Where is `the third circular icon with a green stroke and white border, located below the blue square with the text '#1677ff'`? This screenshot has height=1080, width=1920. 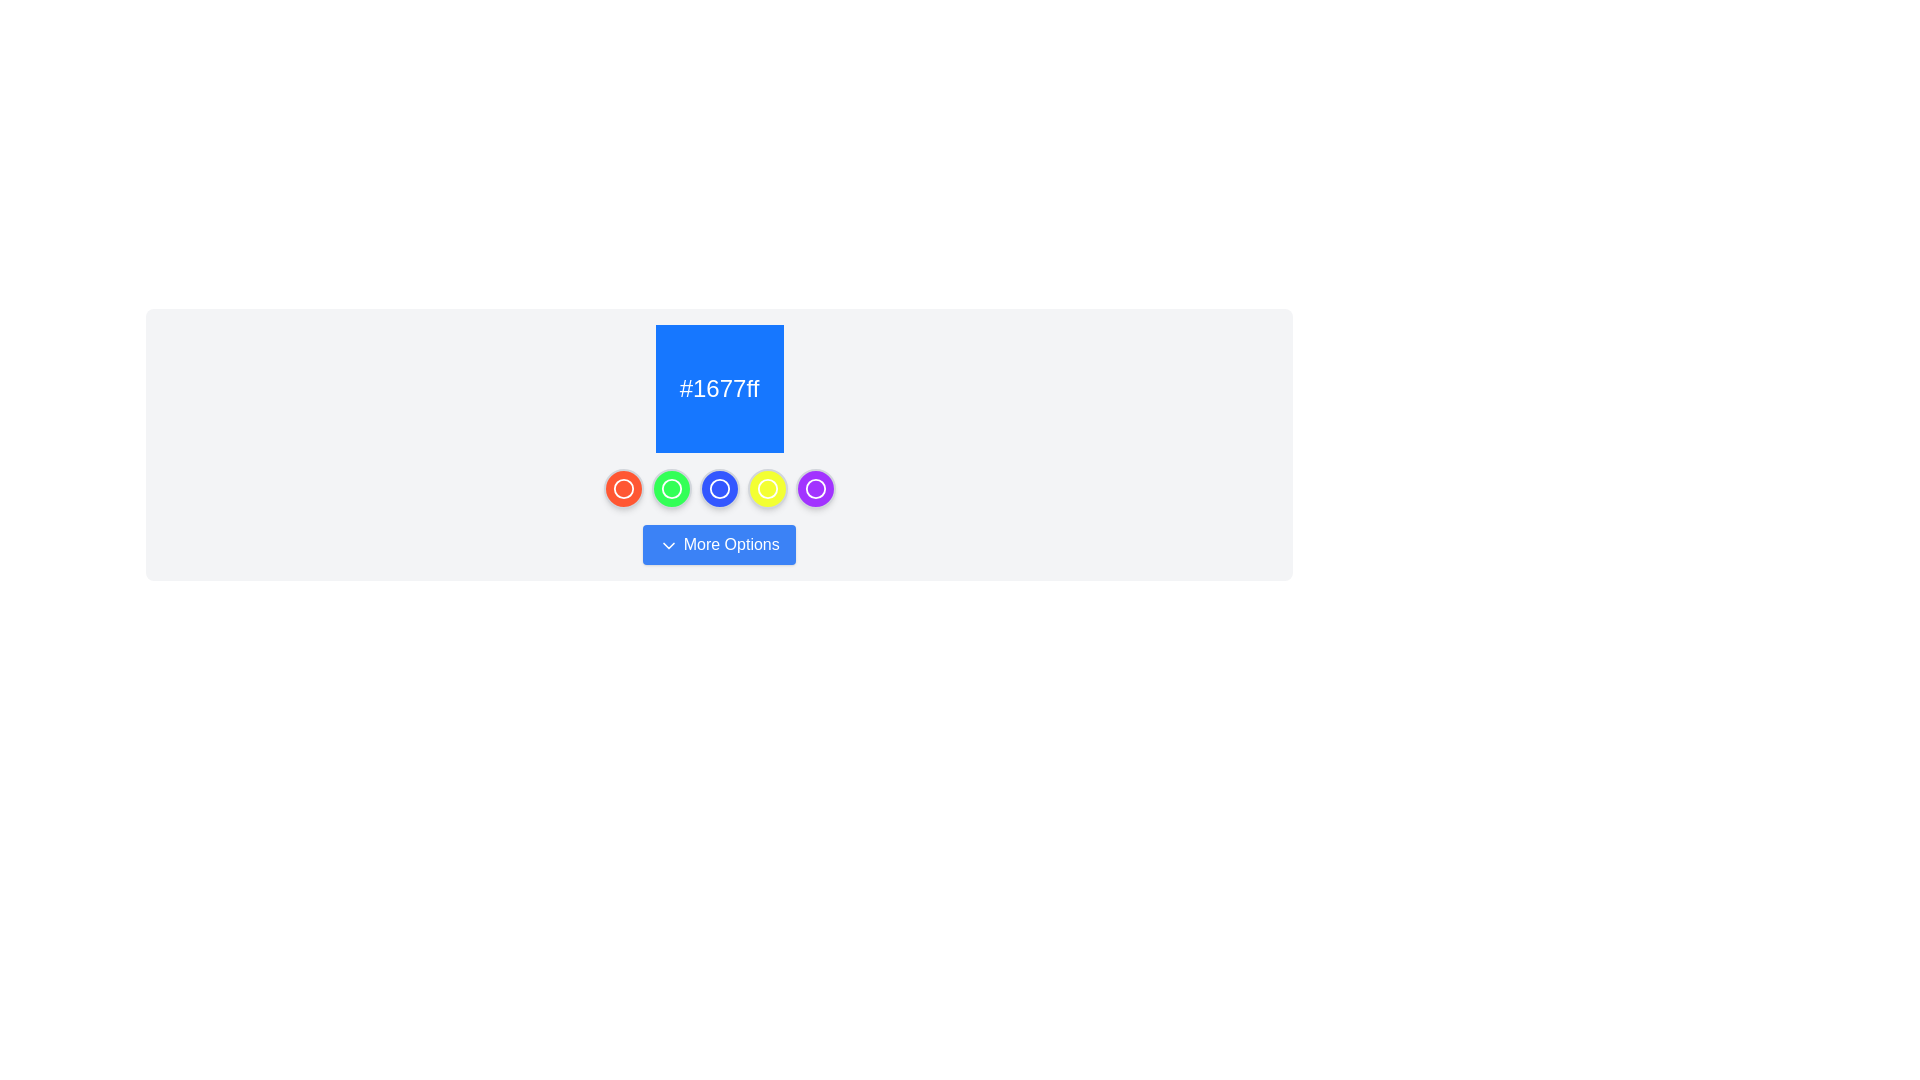
the third circular icon with a green stroke and white border, located below the blue square with the text '#1677ff' is located at coordinates (671, 489).